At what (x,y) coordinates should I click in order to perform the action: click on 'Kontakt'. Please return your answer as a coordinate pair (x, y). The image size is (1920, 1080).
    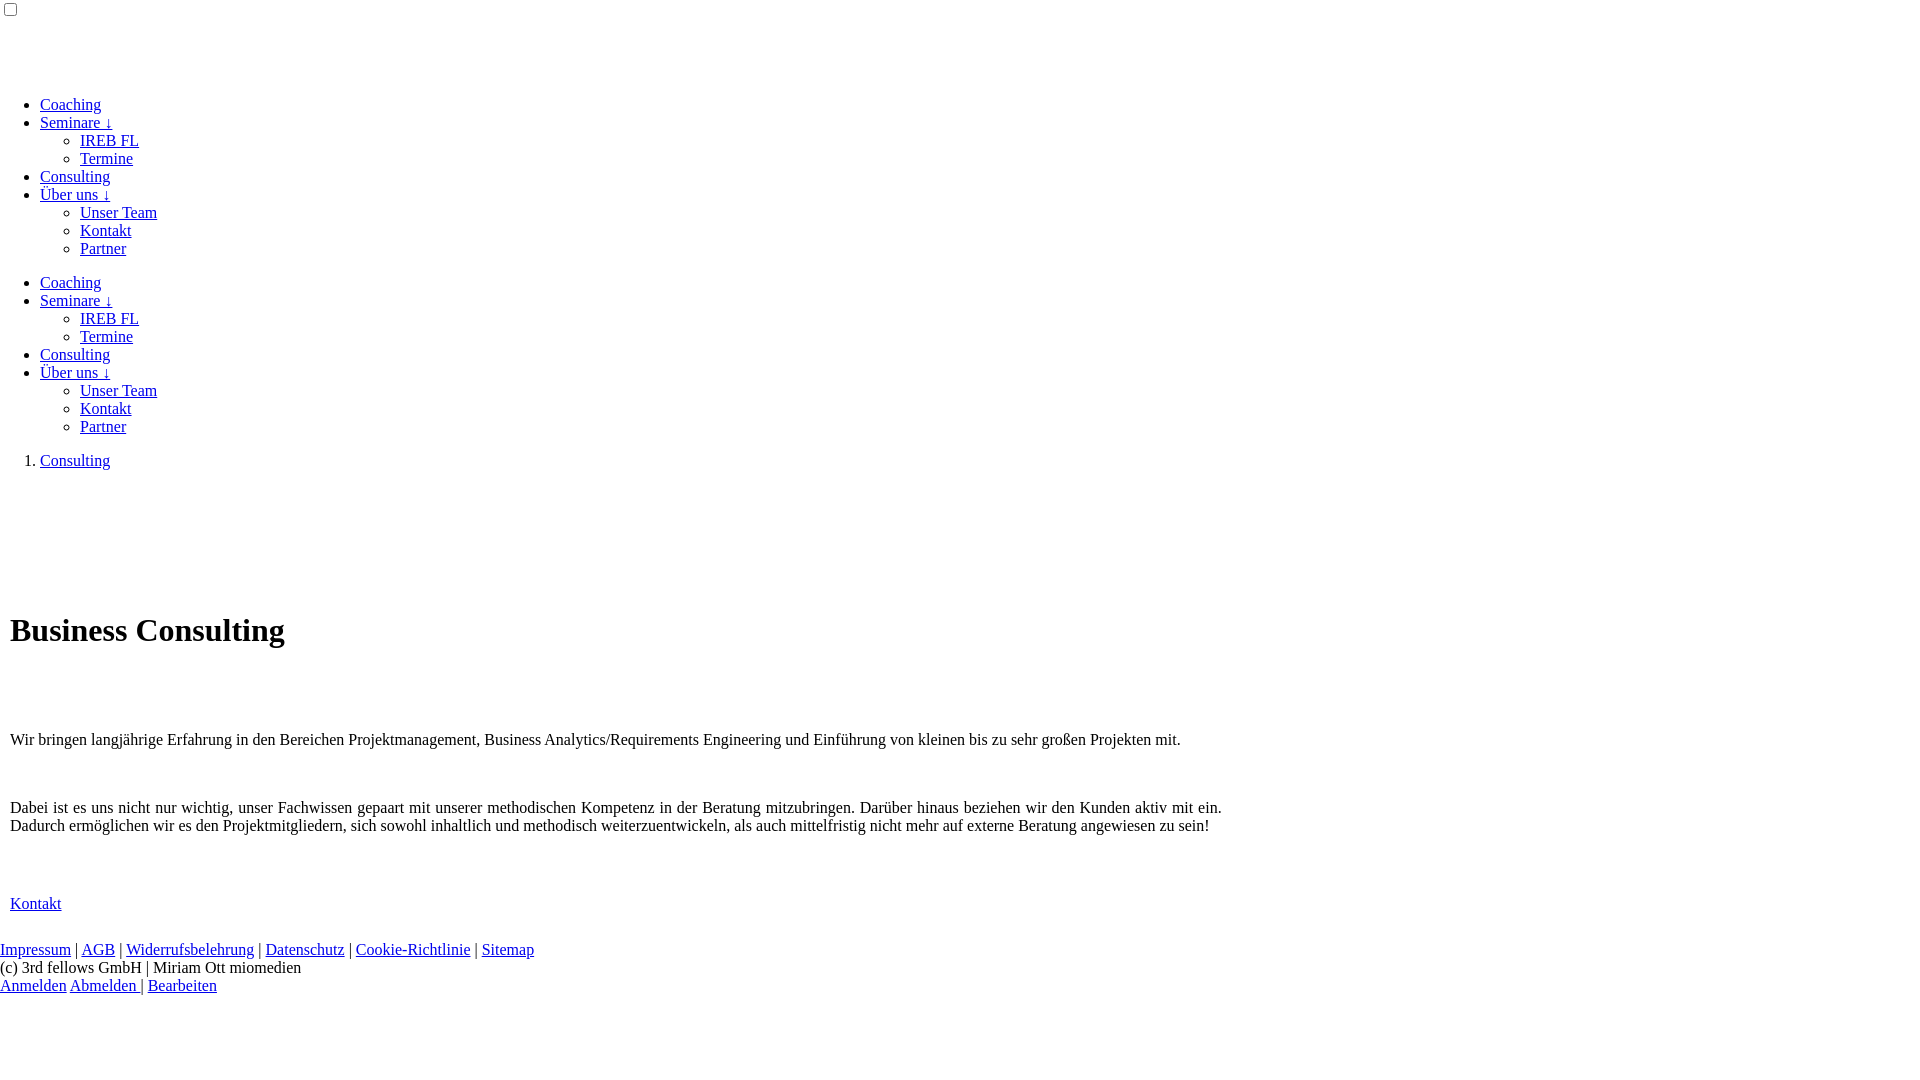
    Looking at the image, I should click on (80, 229).